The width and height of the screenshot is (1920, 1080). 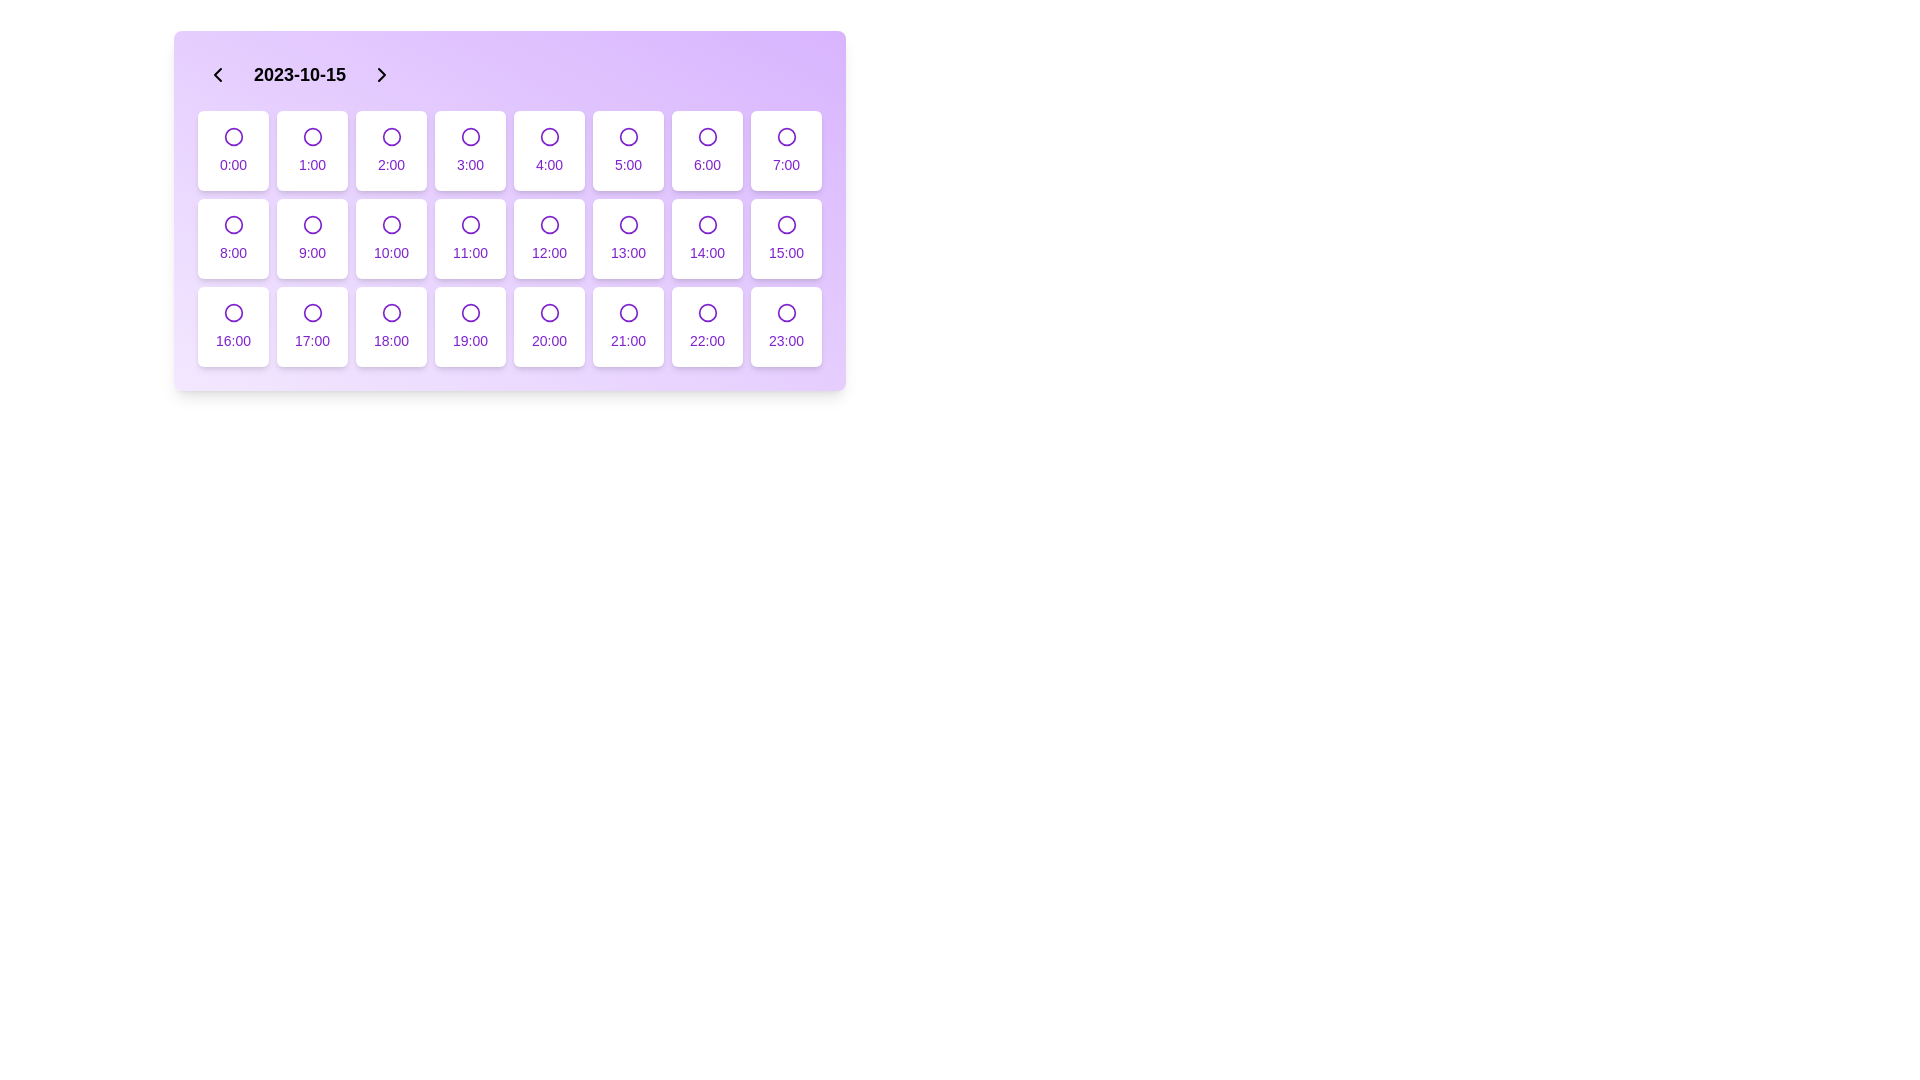 I want to click on the button in the sixth column of the fourth row that allows the user, so click(x=549, y=326).